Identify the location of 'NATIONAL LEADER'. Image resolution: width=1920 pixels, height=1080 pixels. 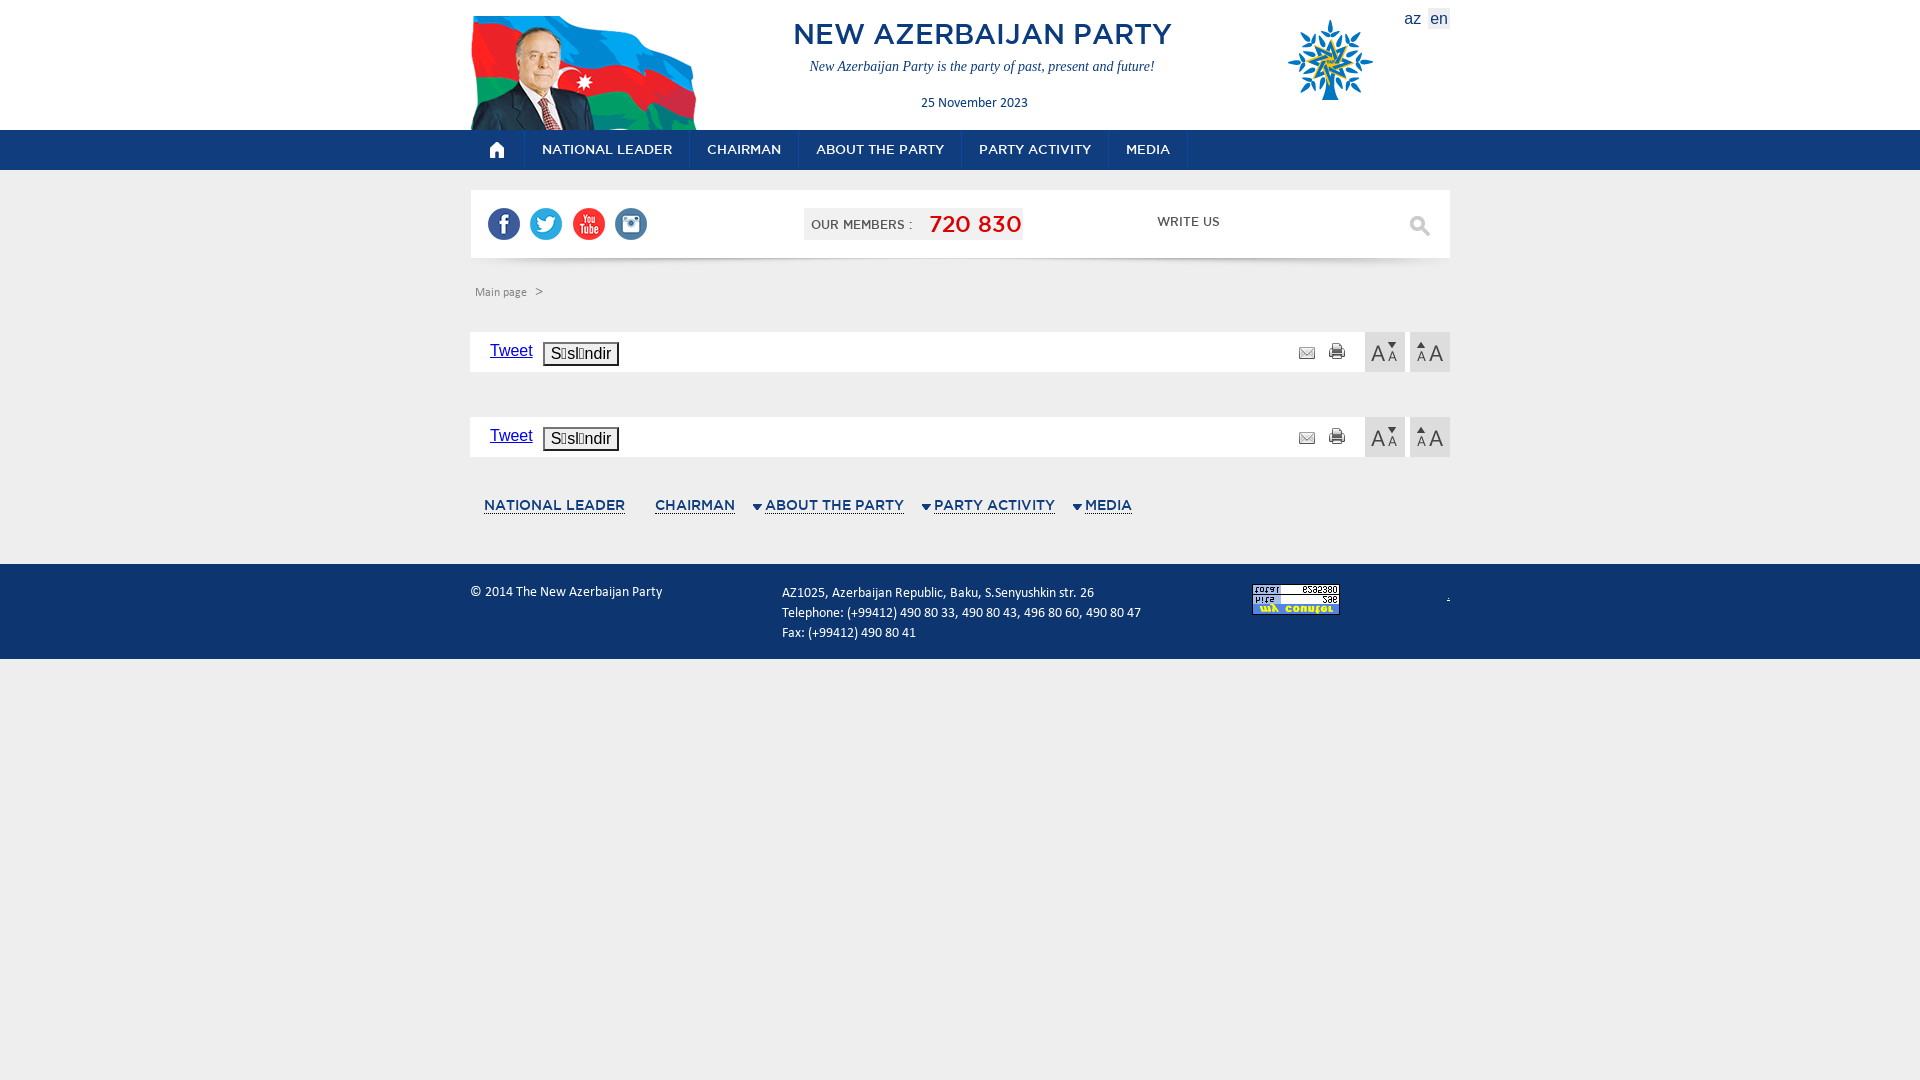
(554, 504).